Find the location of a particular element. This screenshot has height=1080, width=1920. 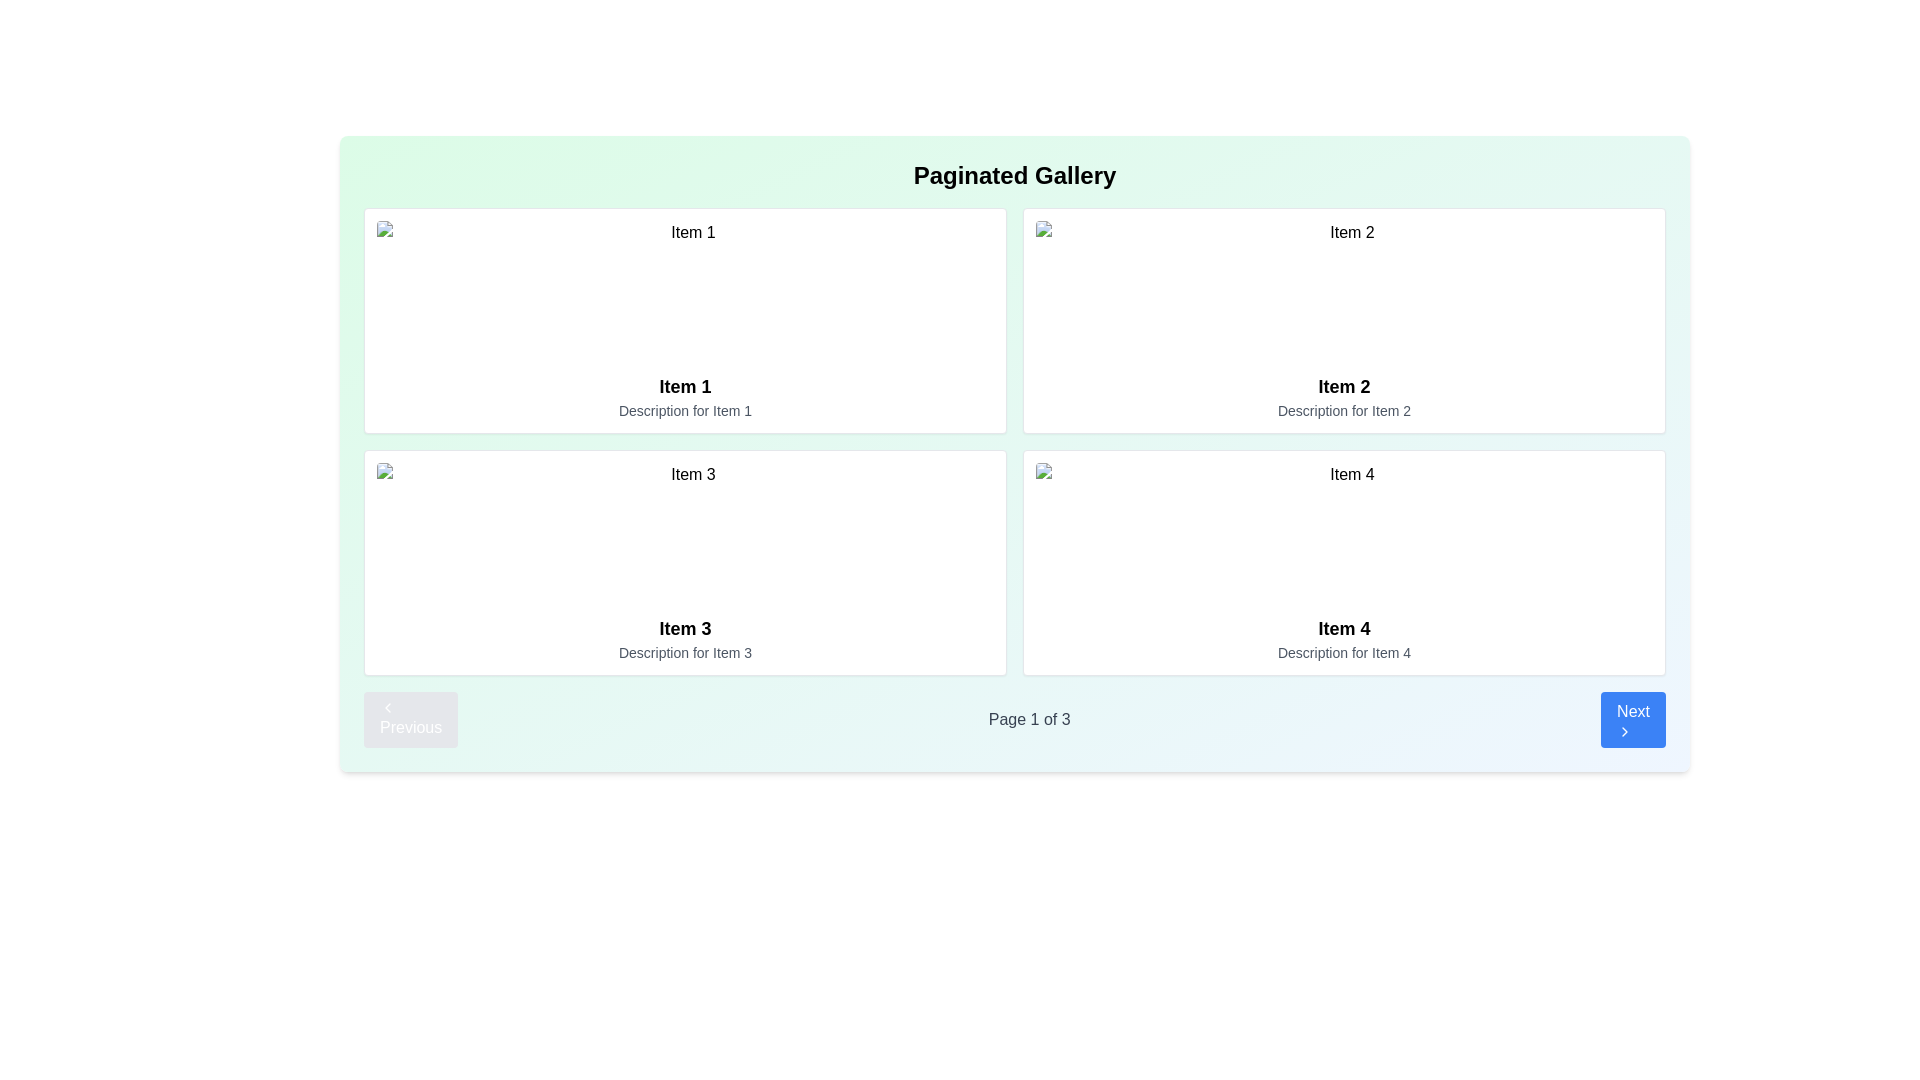

the text label for 'Item 2' located in the upper-right section of the card, which serves as its title or label is located at coordinates (1344, 386).